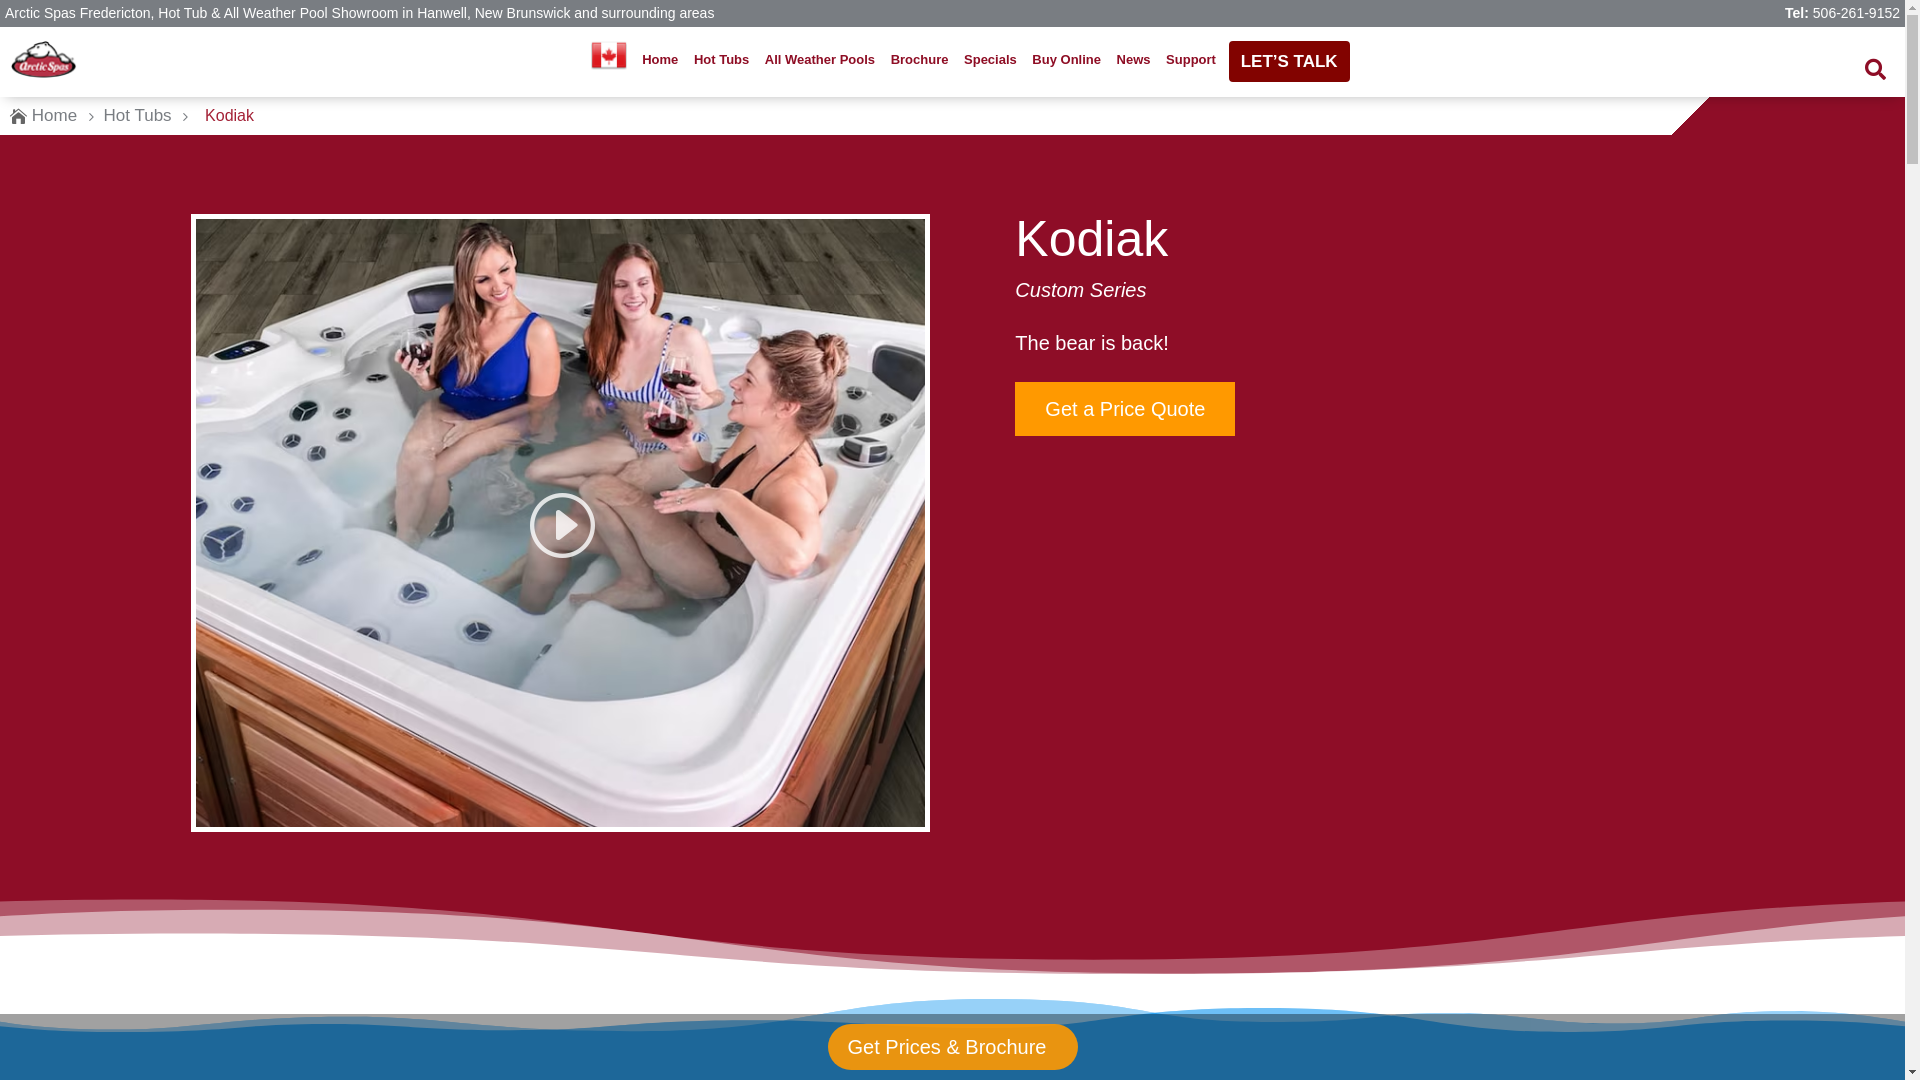  Describe the element at coordinates (660, 58) in the screenshot. I see `'Home'` at that location.